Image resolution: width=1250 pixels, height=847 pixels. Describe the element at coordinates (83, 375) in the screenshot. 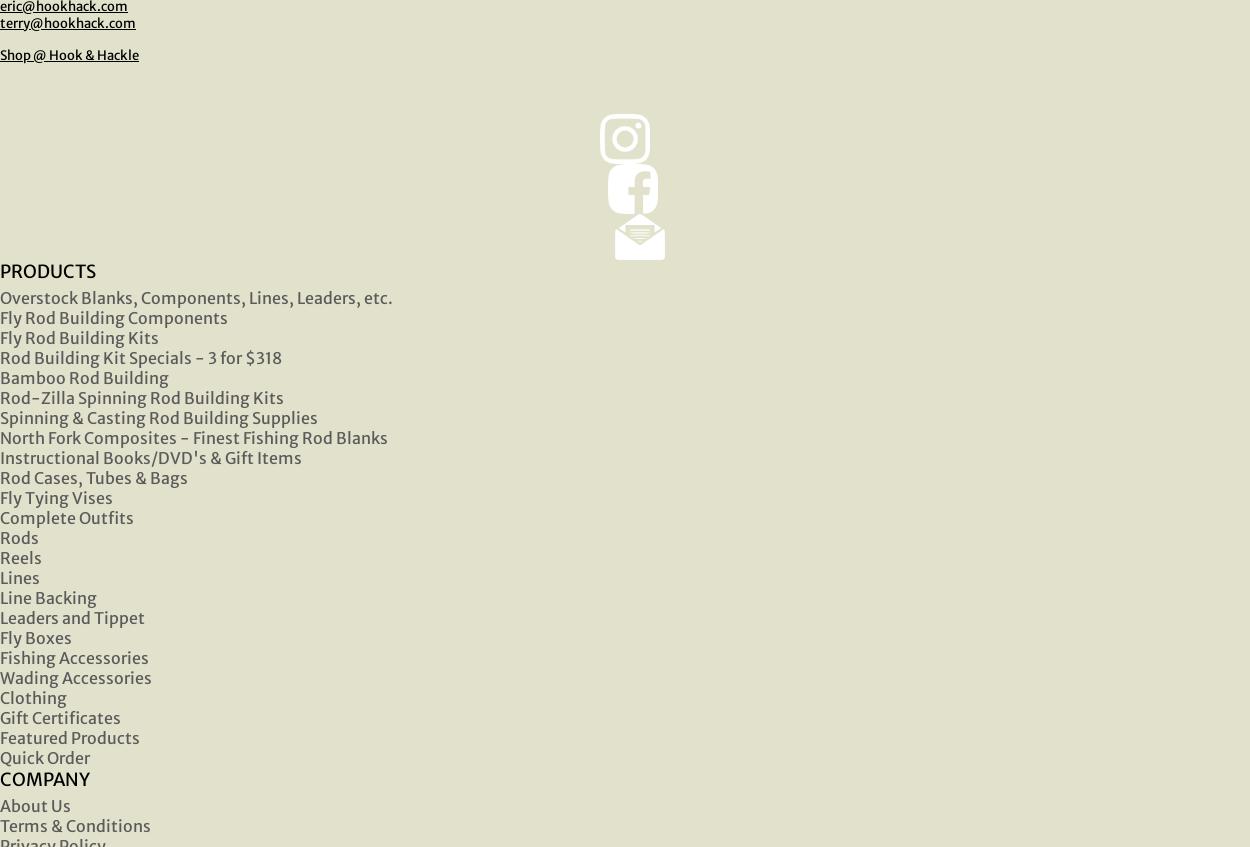

I see `'Bamboo Rod Building'` at that location.